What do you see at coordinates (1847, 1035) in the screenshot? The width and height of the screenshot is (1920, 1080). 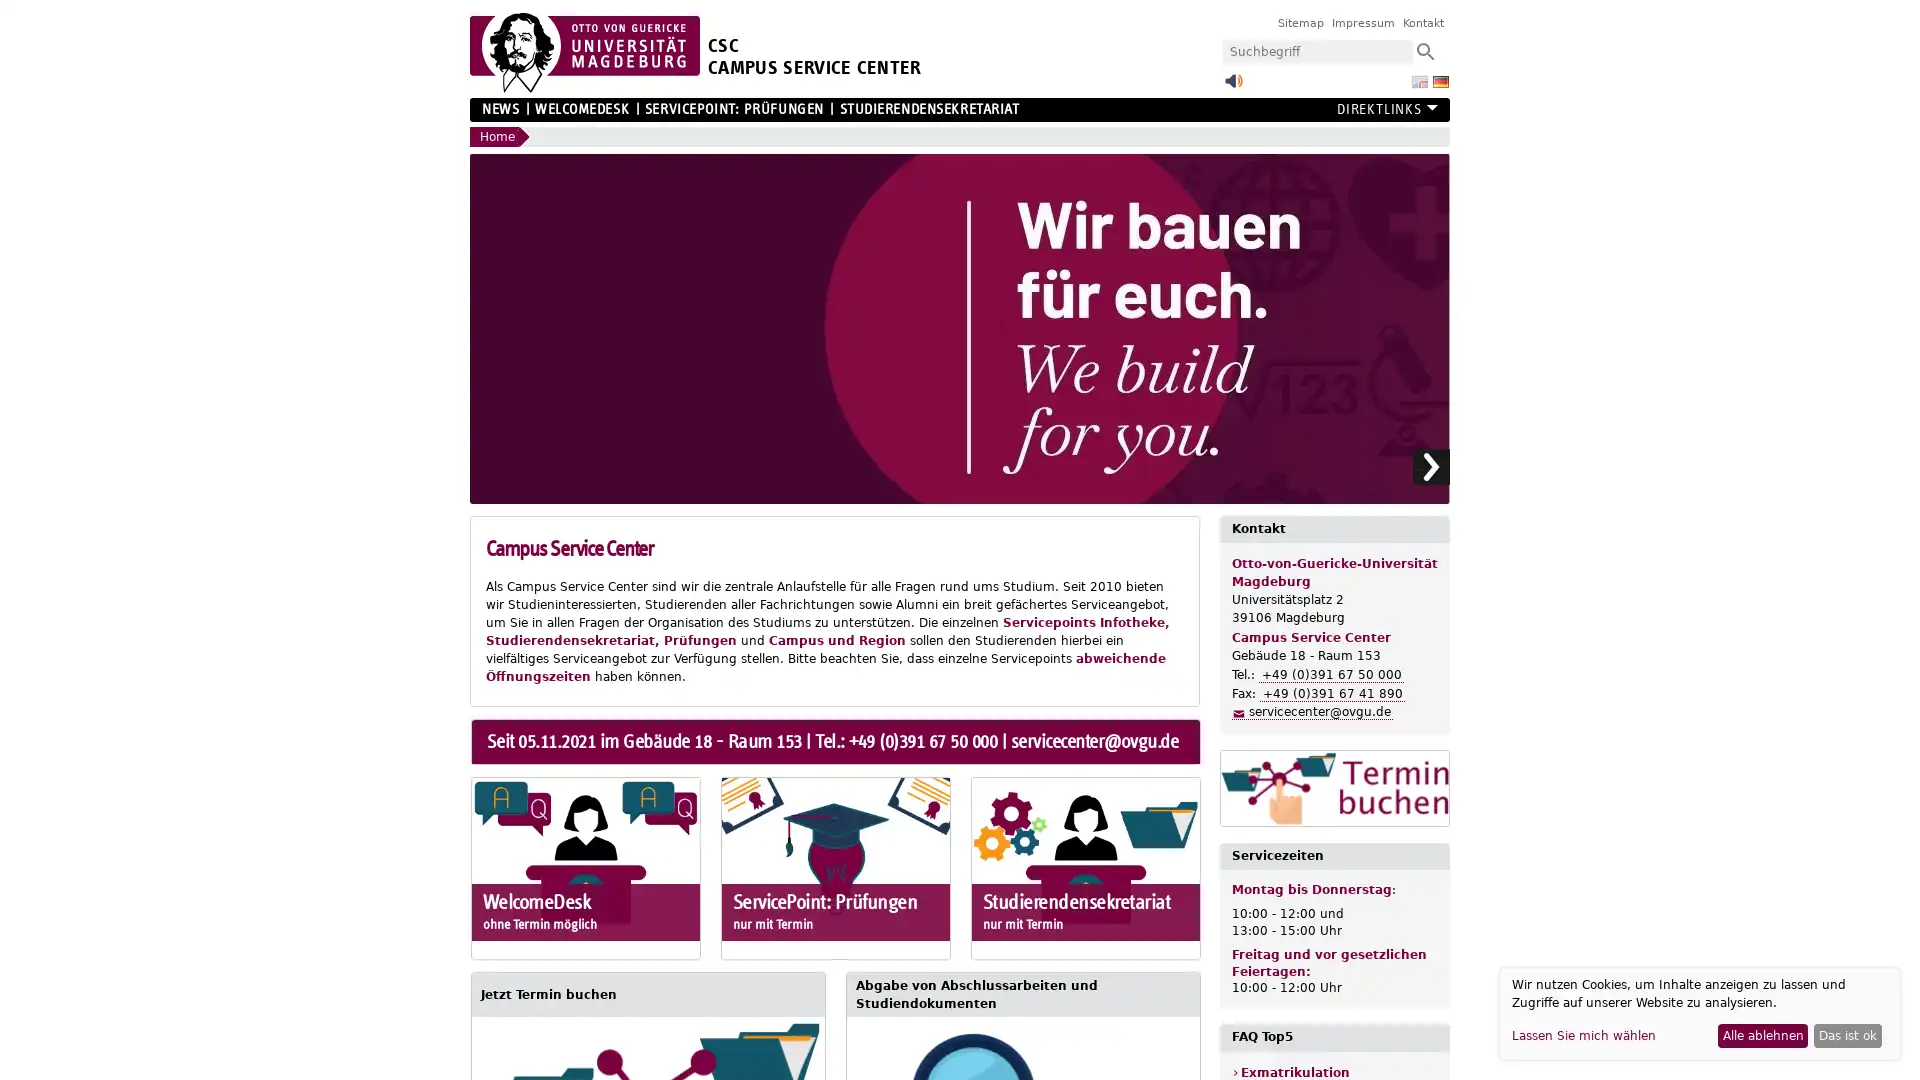 I see `Das ist ok` at bounding box center [1847, 1035].